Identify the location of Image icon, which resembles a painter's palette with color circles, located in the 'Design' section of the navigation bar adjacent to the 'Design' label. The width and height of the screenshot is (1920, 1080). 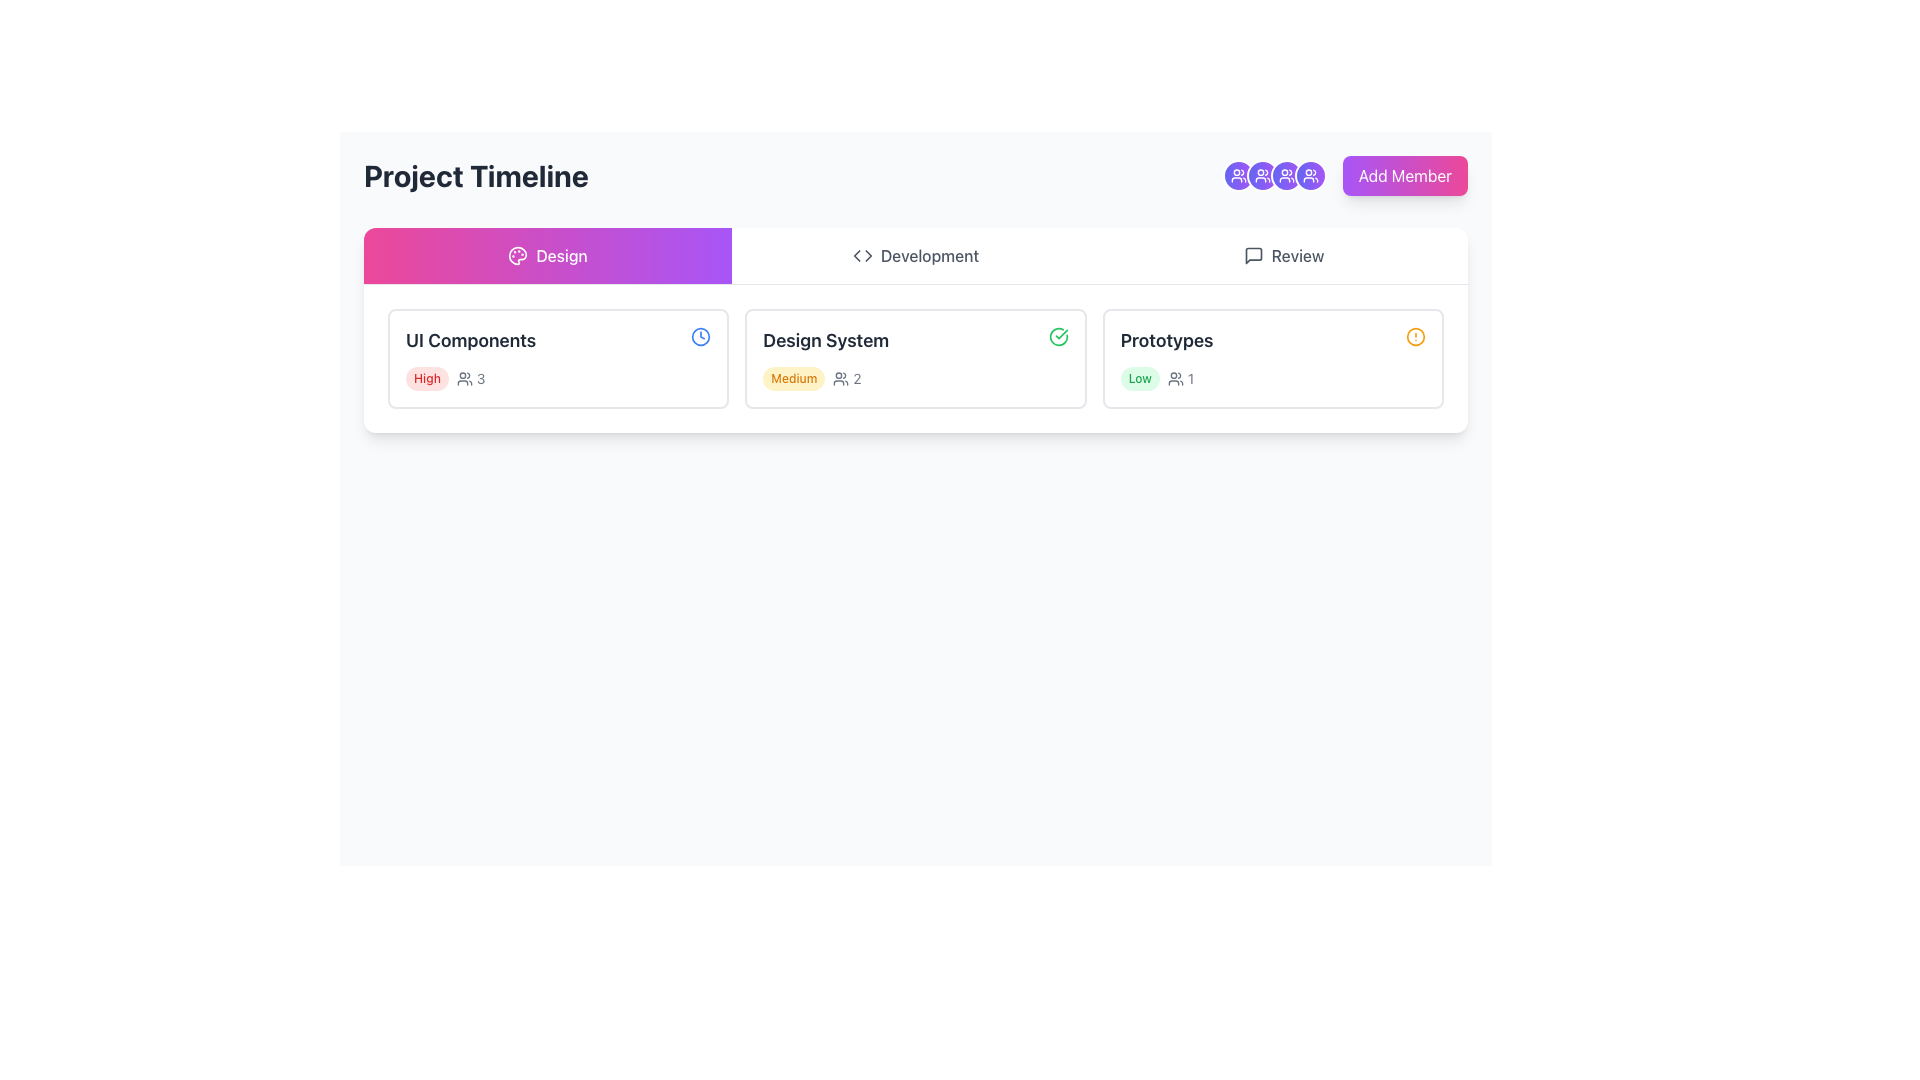
(518, 254).